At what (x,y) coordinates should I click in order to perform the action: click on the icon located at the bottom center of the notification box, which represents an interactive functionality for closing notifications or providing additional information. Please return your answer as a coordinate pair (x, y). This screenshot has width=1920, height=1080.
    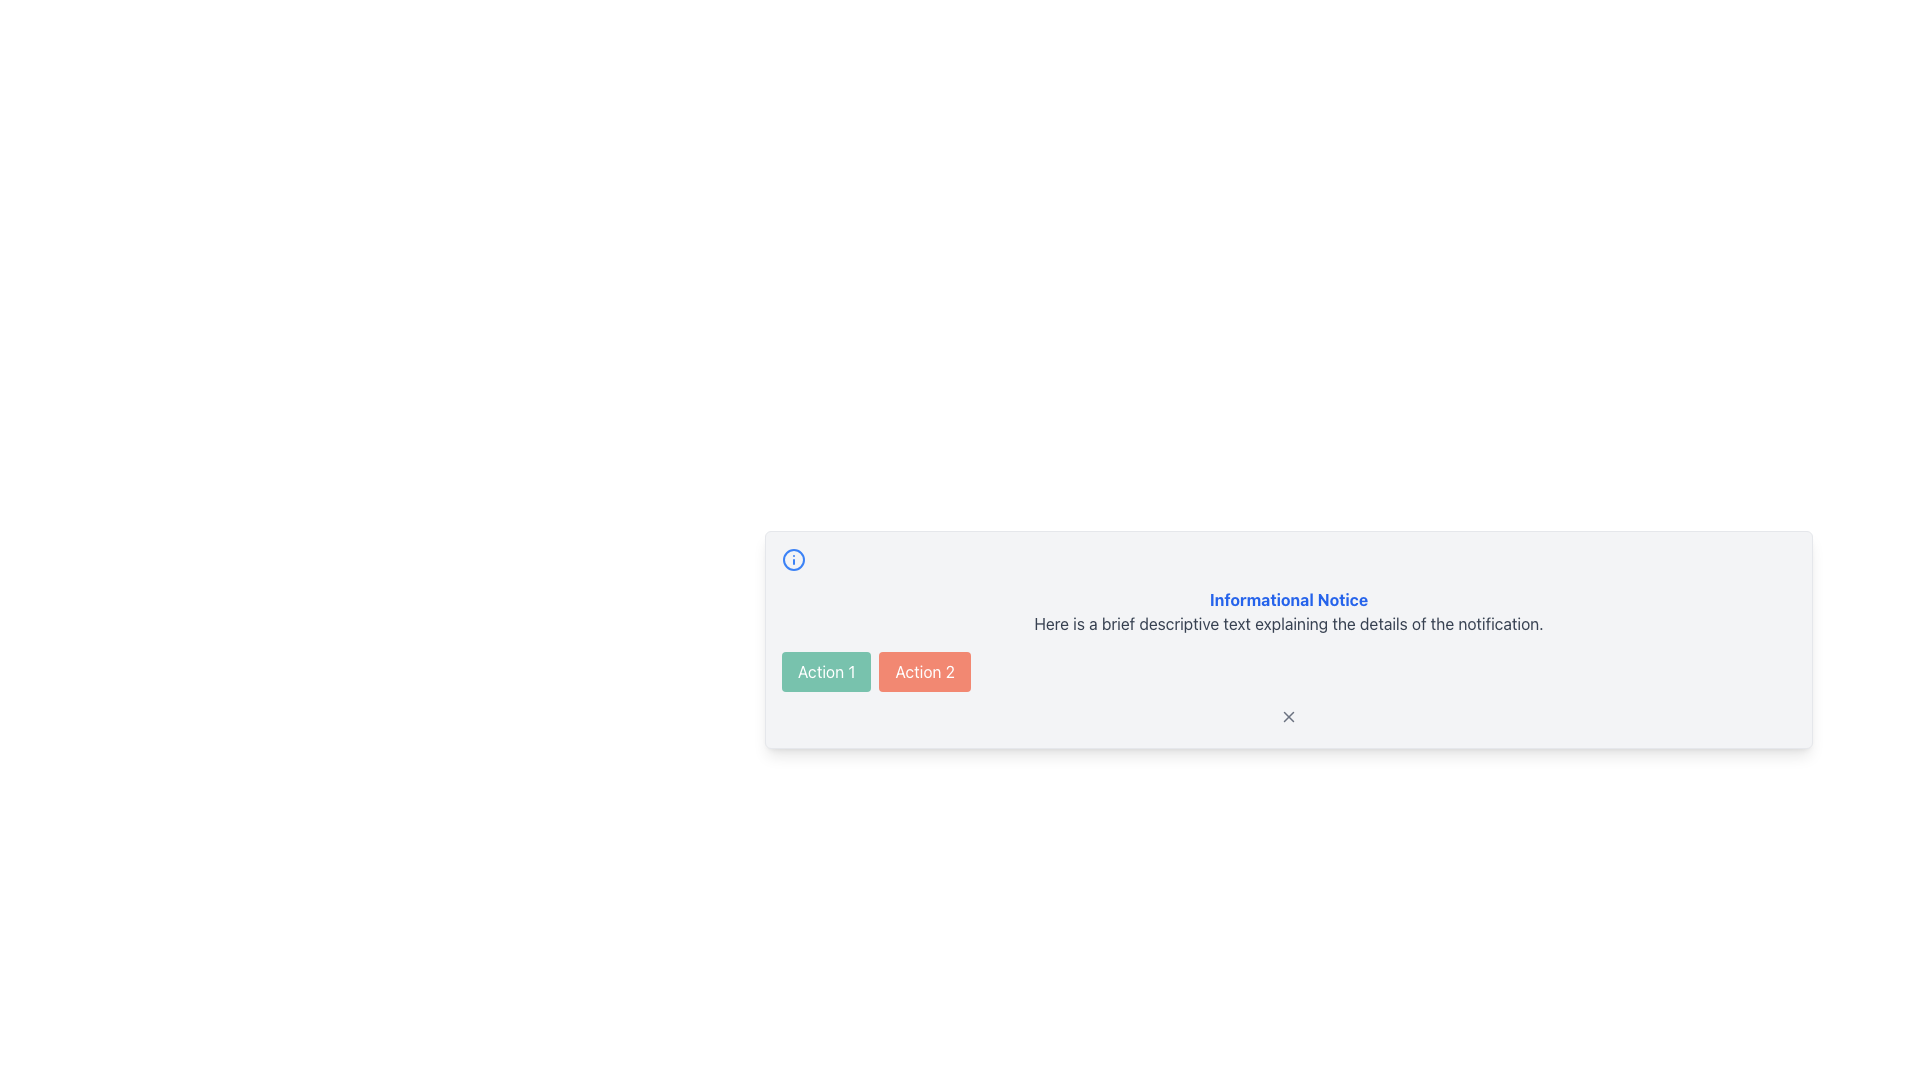
    Looking at the image, I should click on (1289, 720).